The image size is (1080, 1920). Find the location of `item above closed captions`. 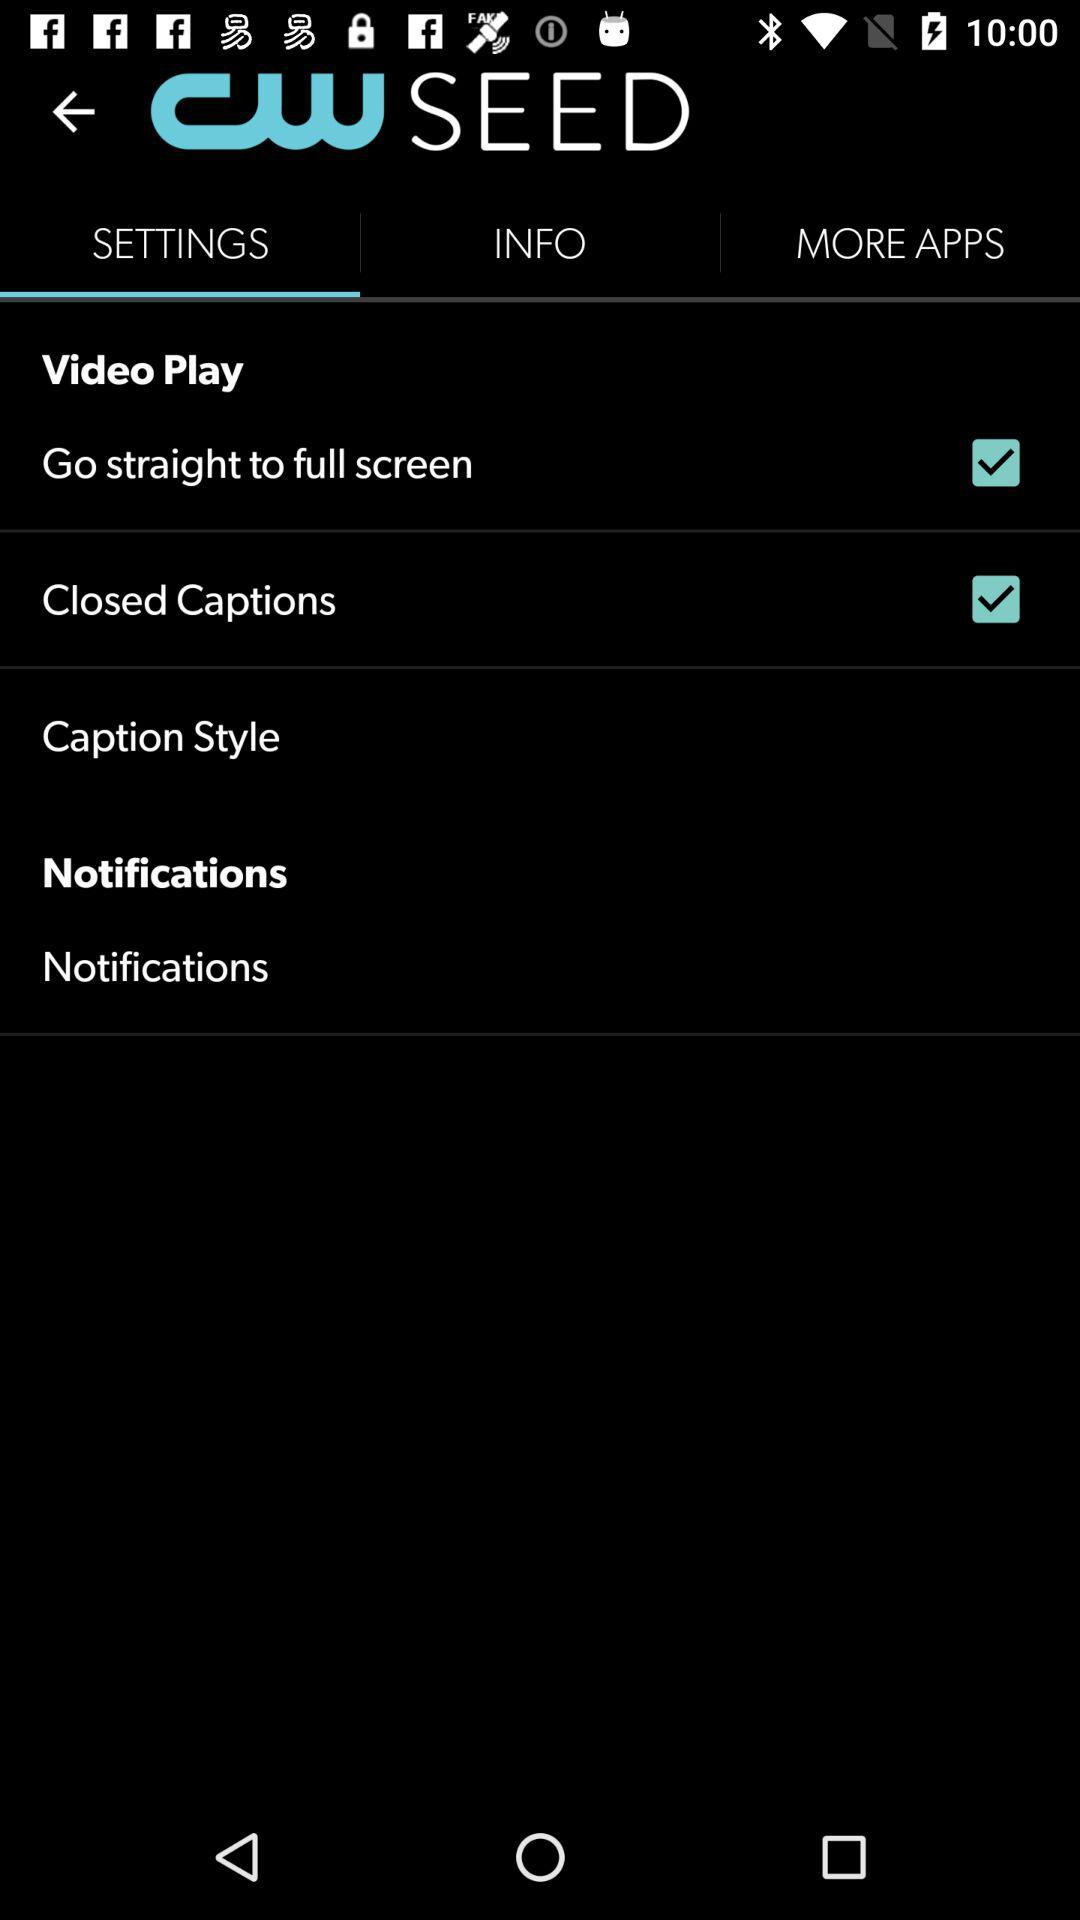

item above closed captions is located at coordinates (256, 461).